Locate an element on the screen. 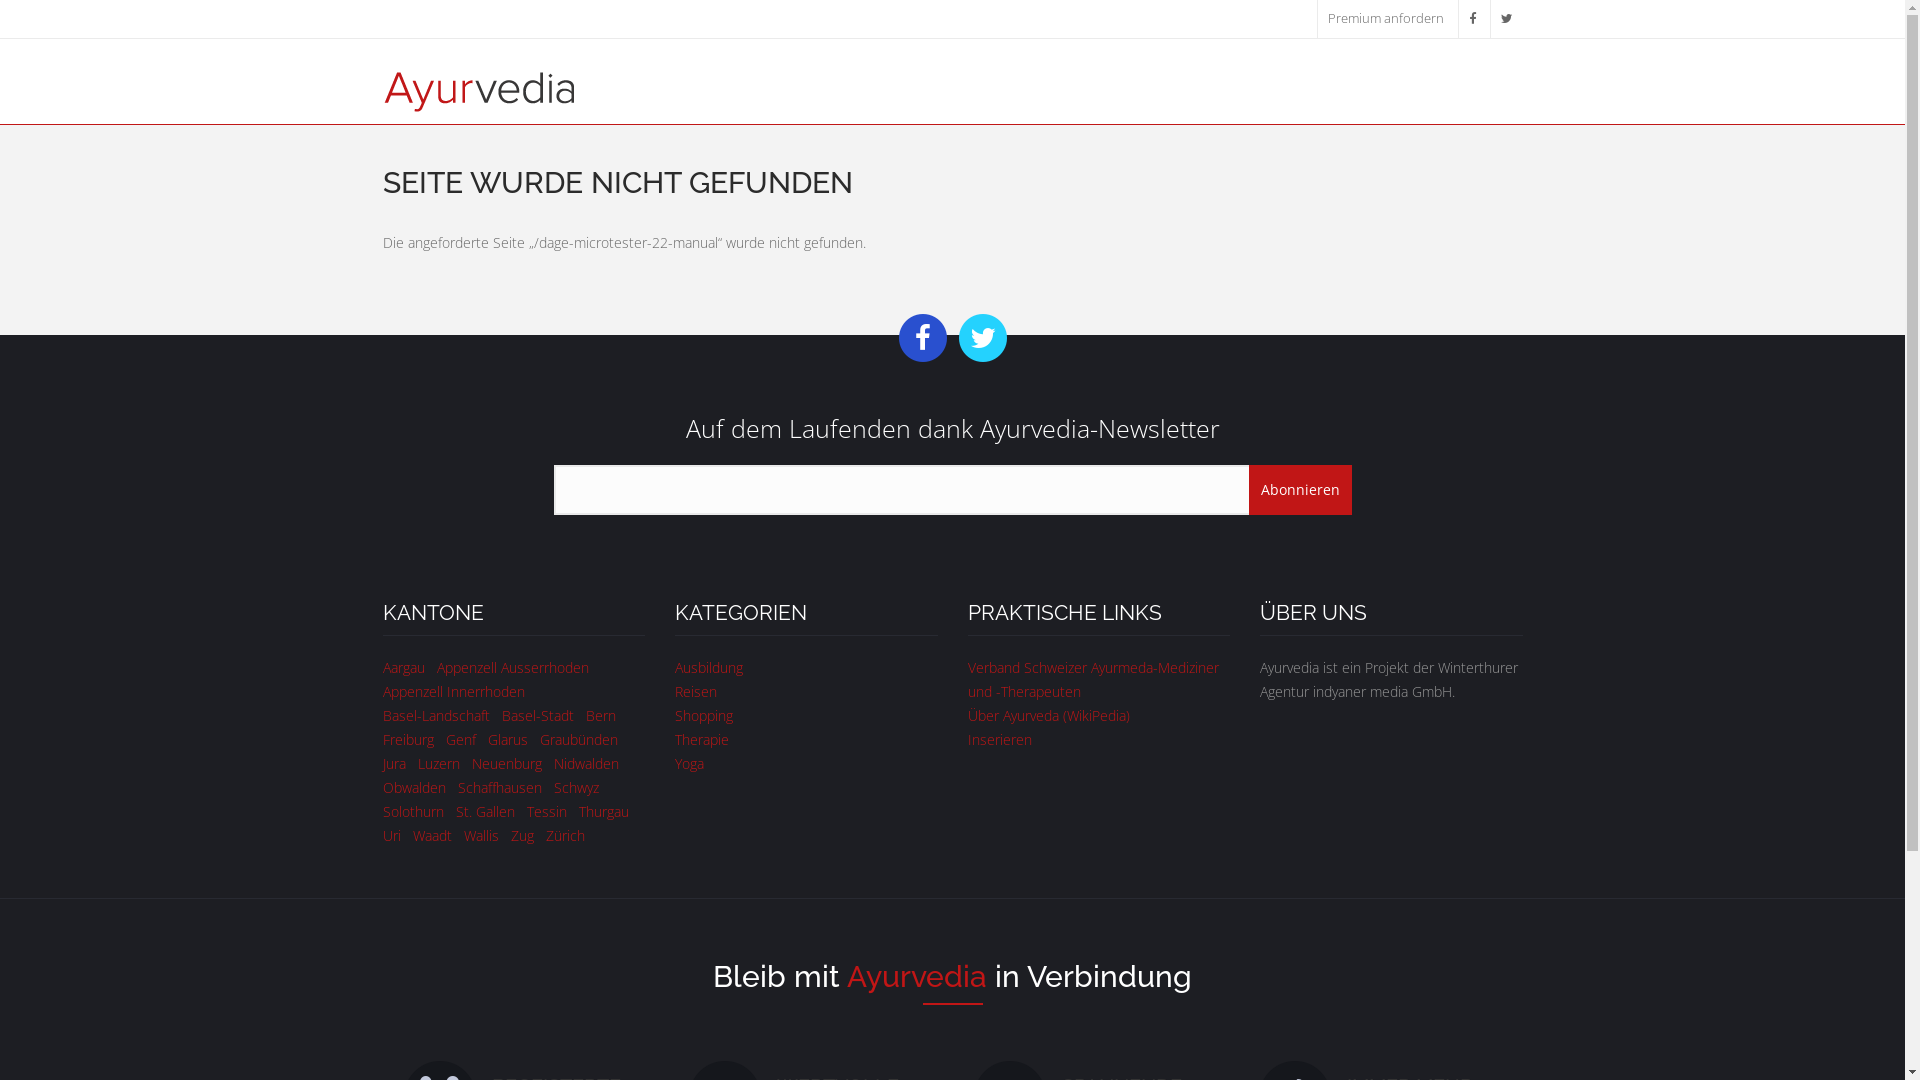 The width and height of the screenshot is (1920, 1080). 'Luzern' is located at coordinates (416, 763).